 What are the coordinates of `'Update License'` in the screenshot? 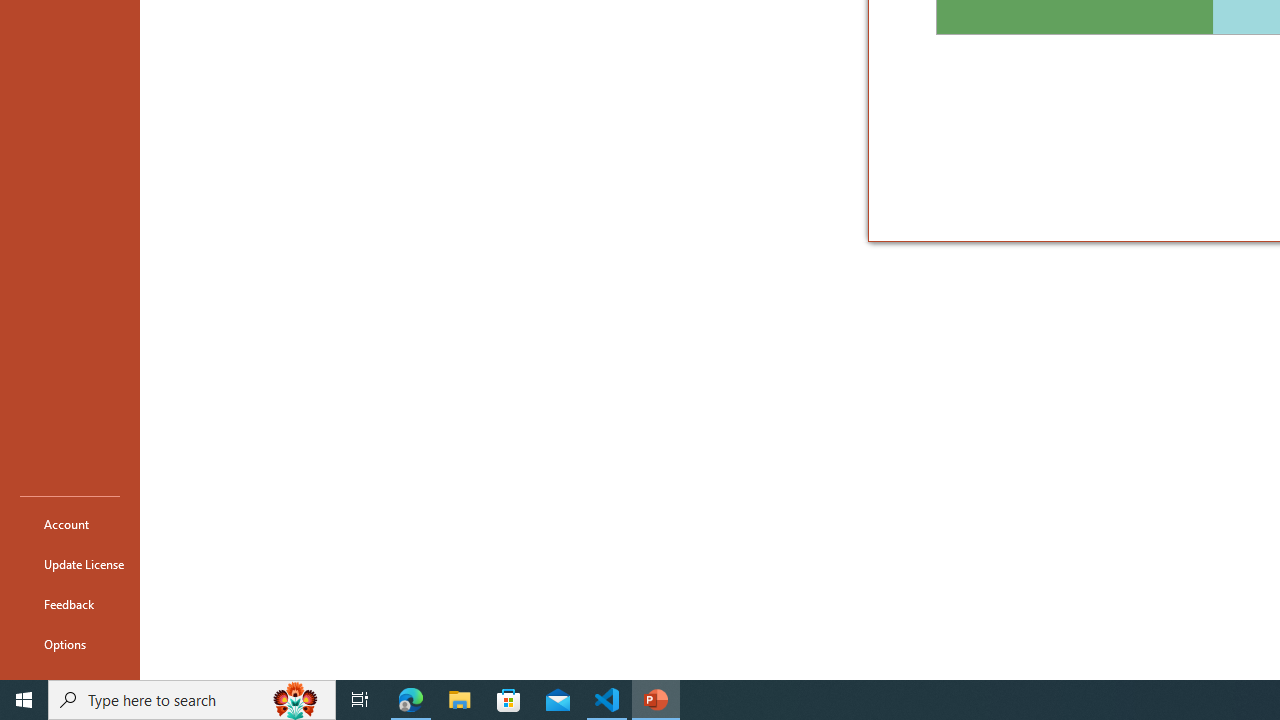 It's located at (69, 564).